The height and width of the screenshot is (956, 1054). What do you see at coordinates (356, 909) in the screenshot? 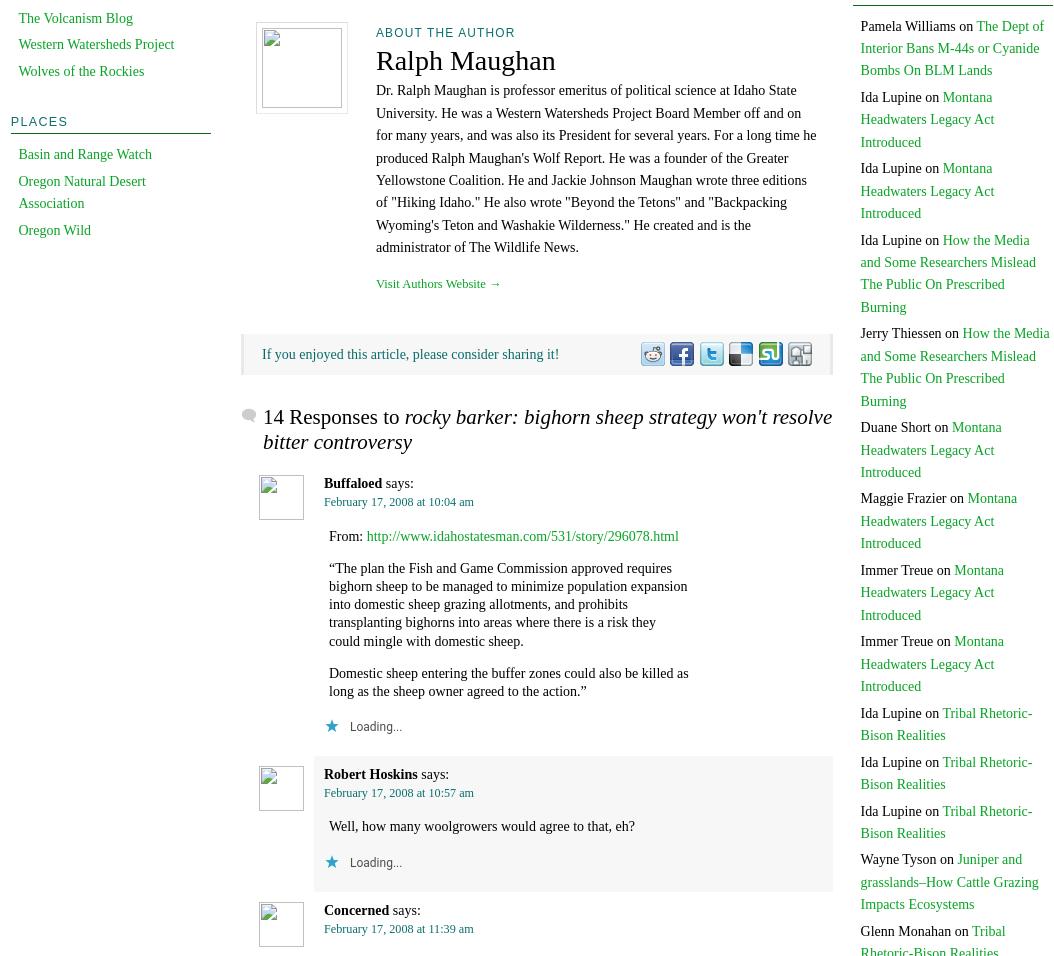
I see `'Concerned'` at bounding box center [356, 909].